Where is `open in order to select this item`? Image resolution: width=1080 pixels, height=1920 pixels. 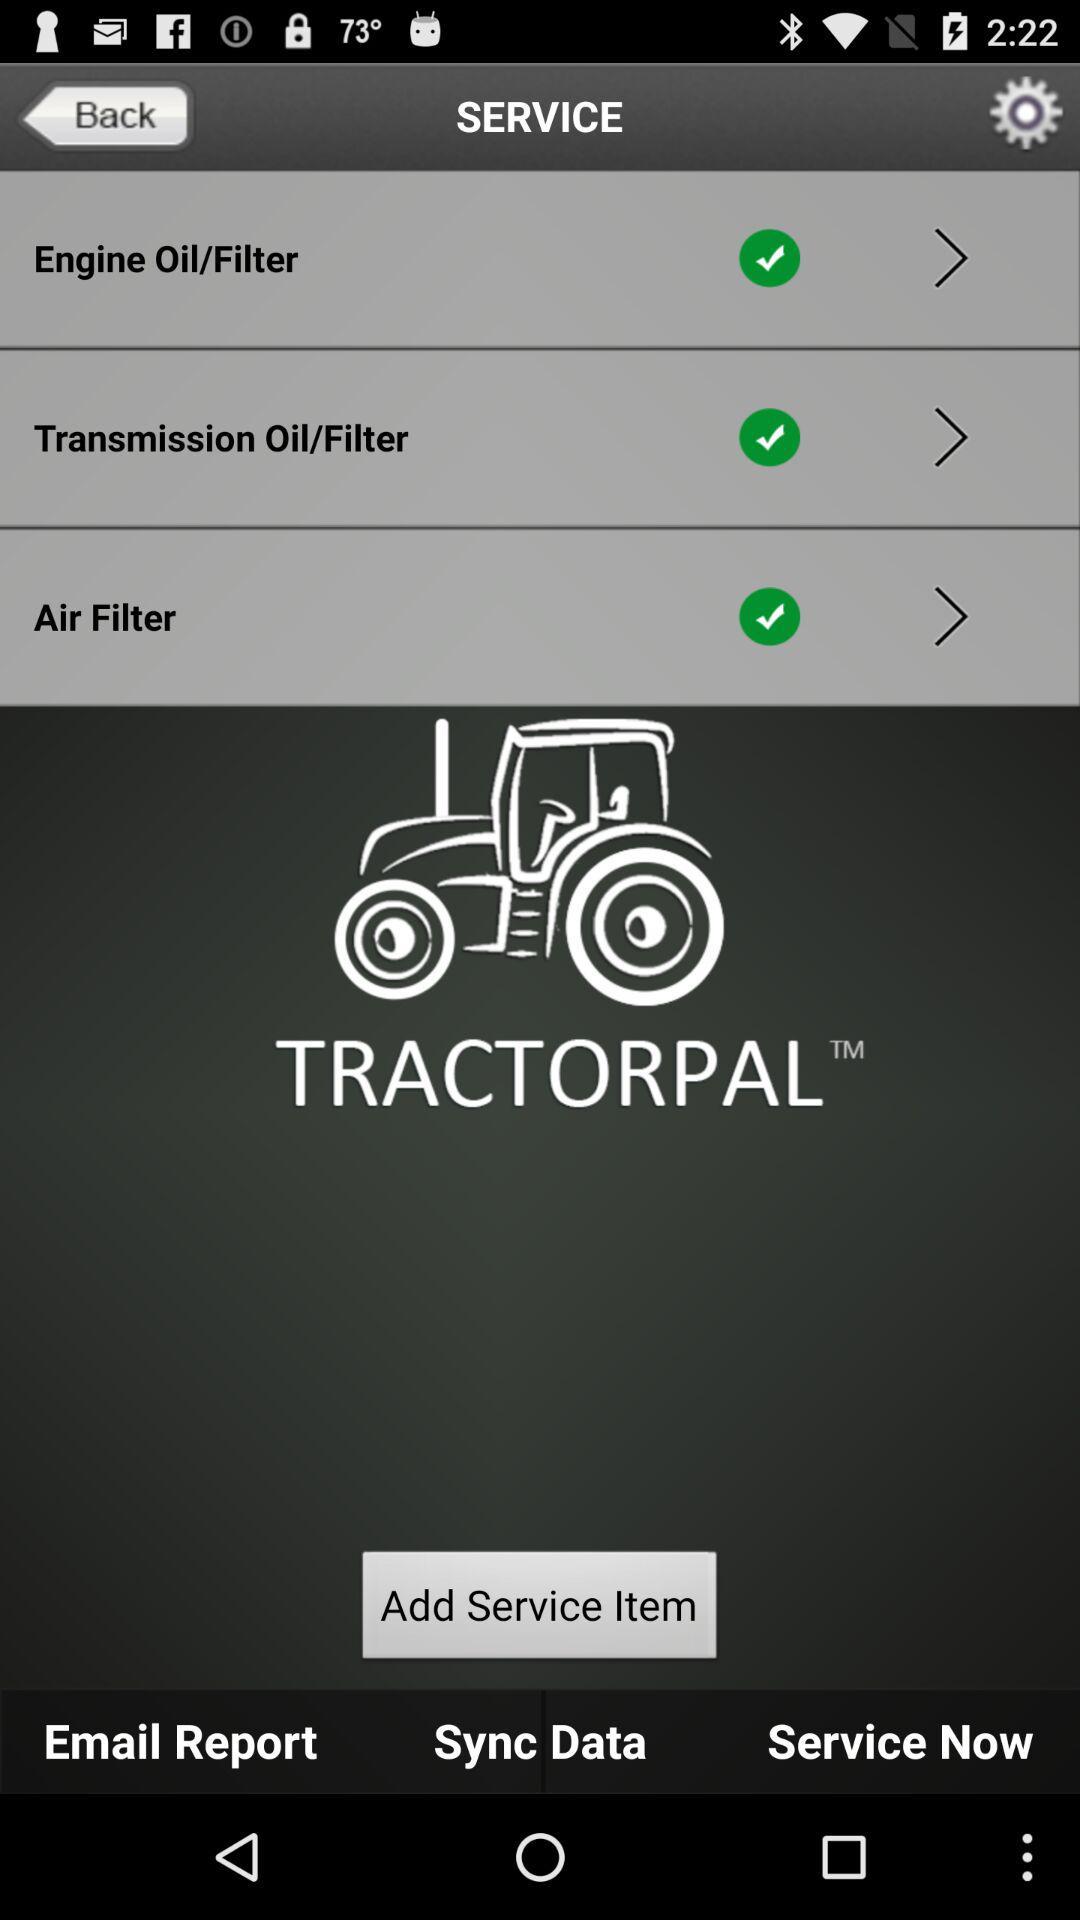
open in order to select this item is located at coordinates (950, 257).